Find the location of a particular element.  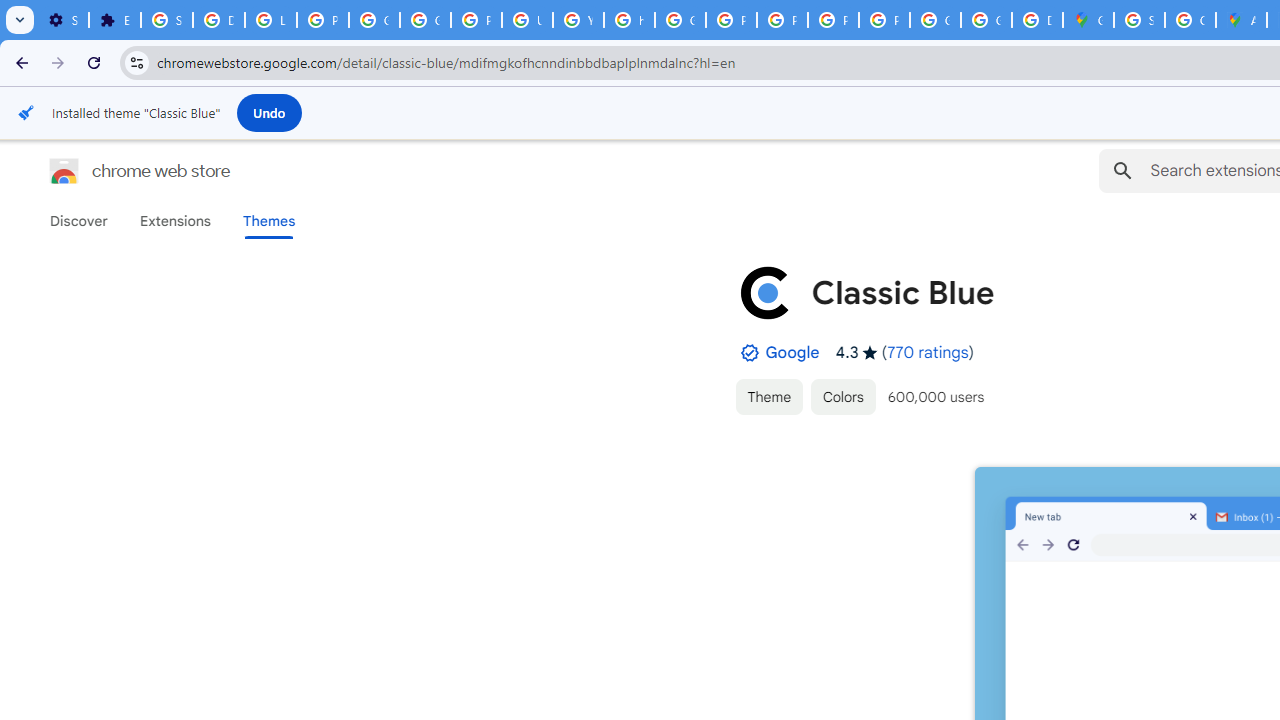

'By Established Publisher Badge' is located at coordinates (748, 352).